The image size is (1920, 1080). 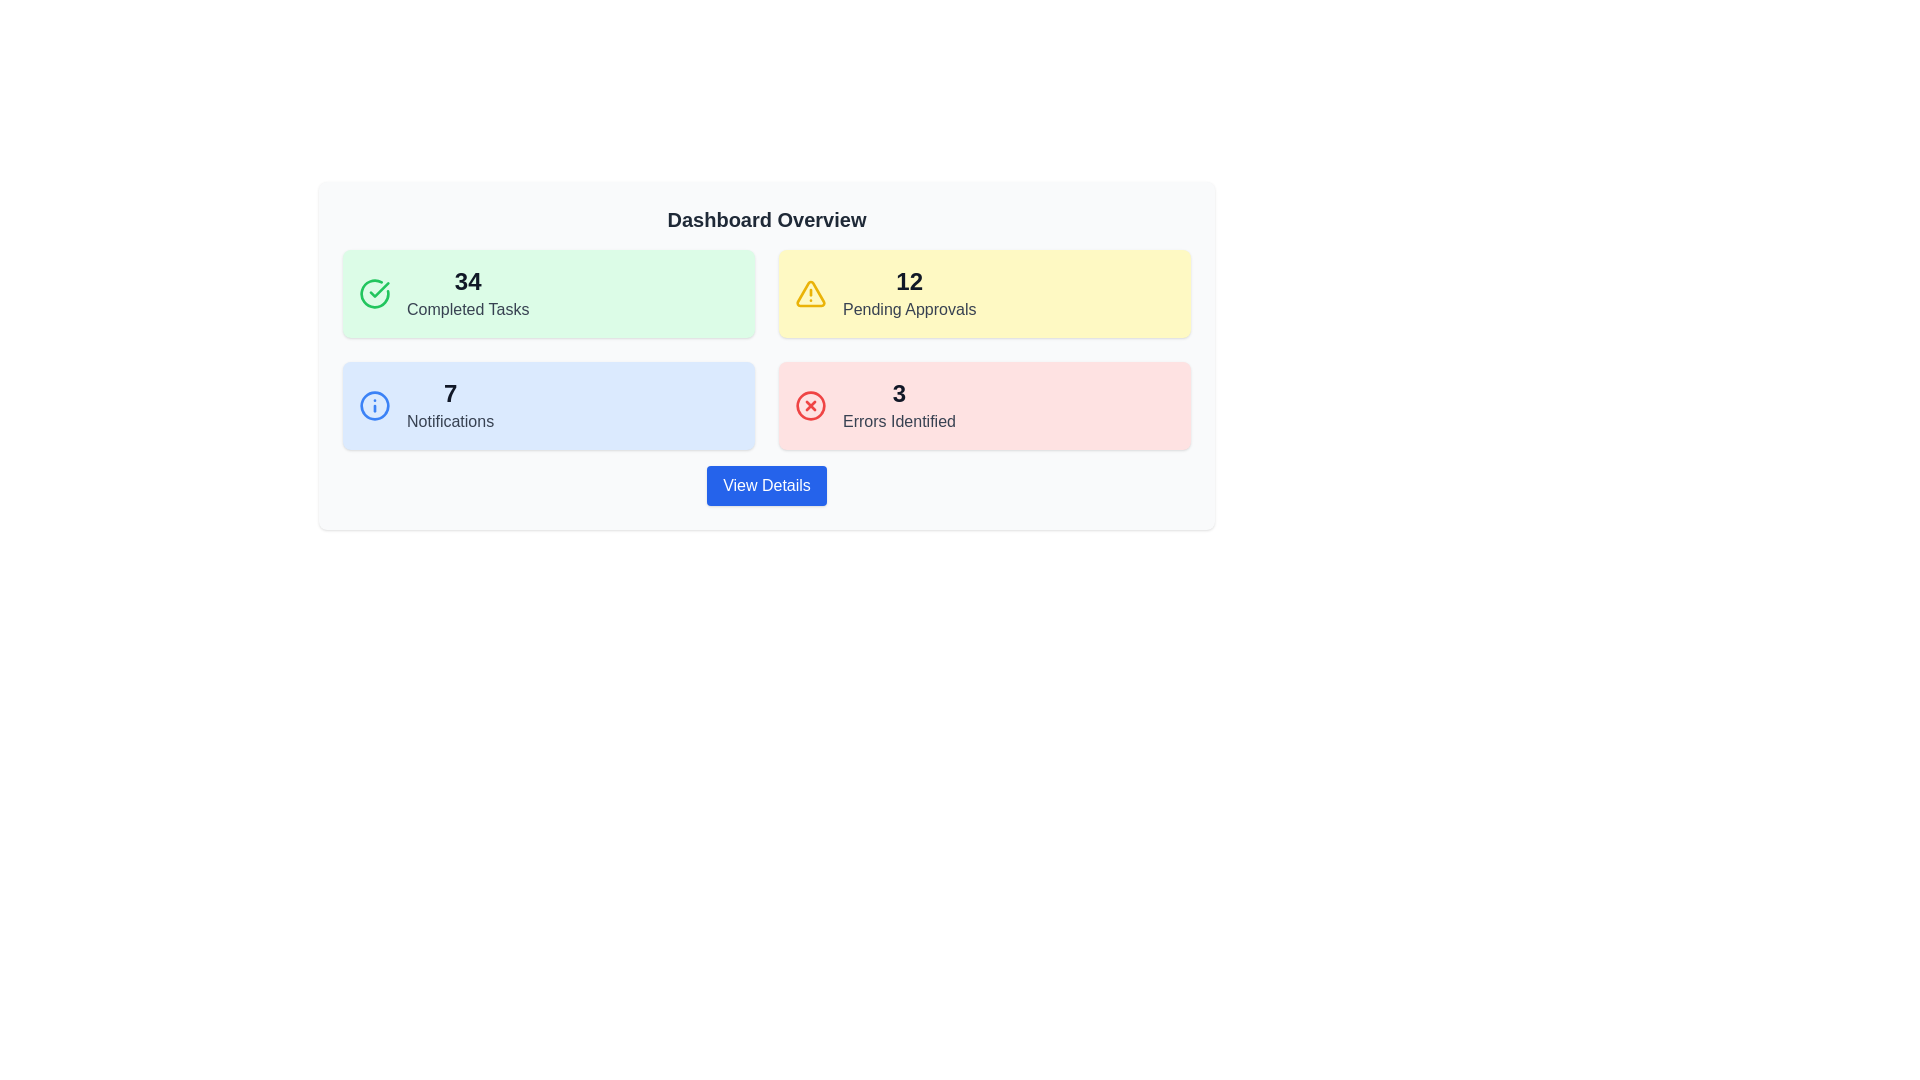 I want to click on the yellow triangular icon with an exclamation mark, located on the left of the '12 Pending Approvals' text in the dashboard card, so click(x=811, y=293).